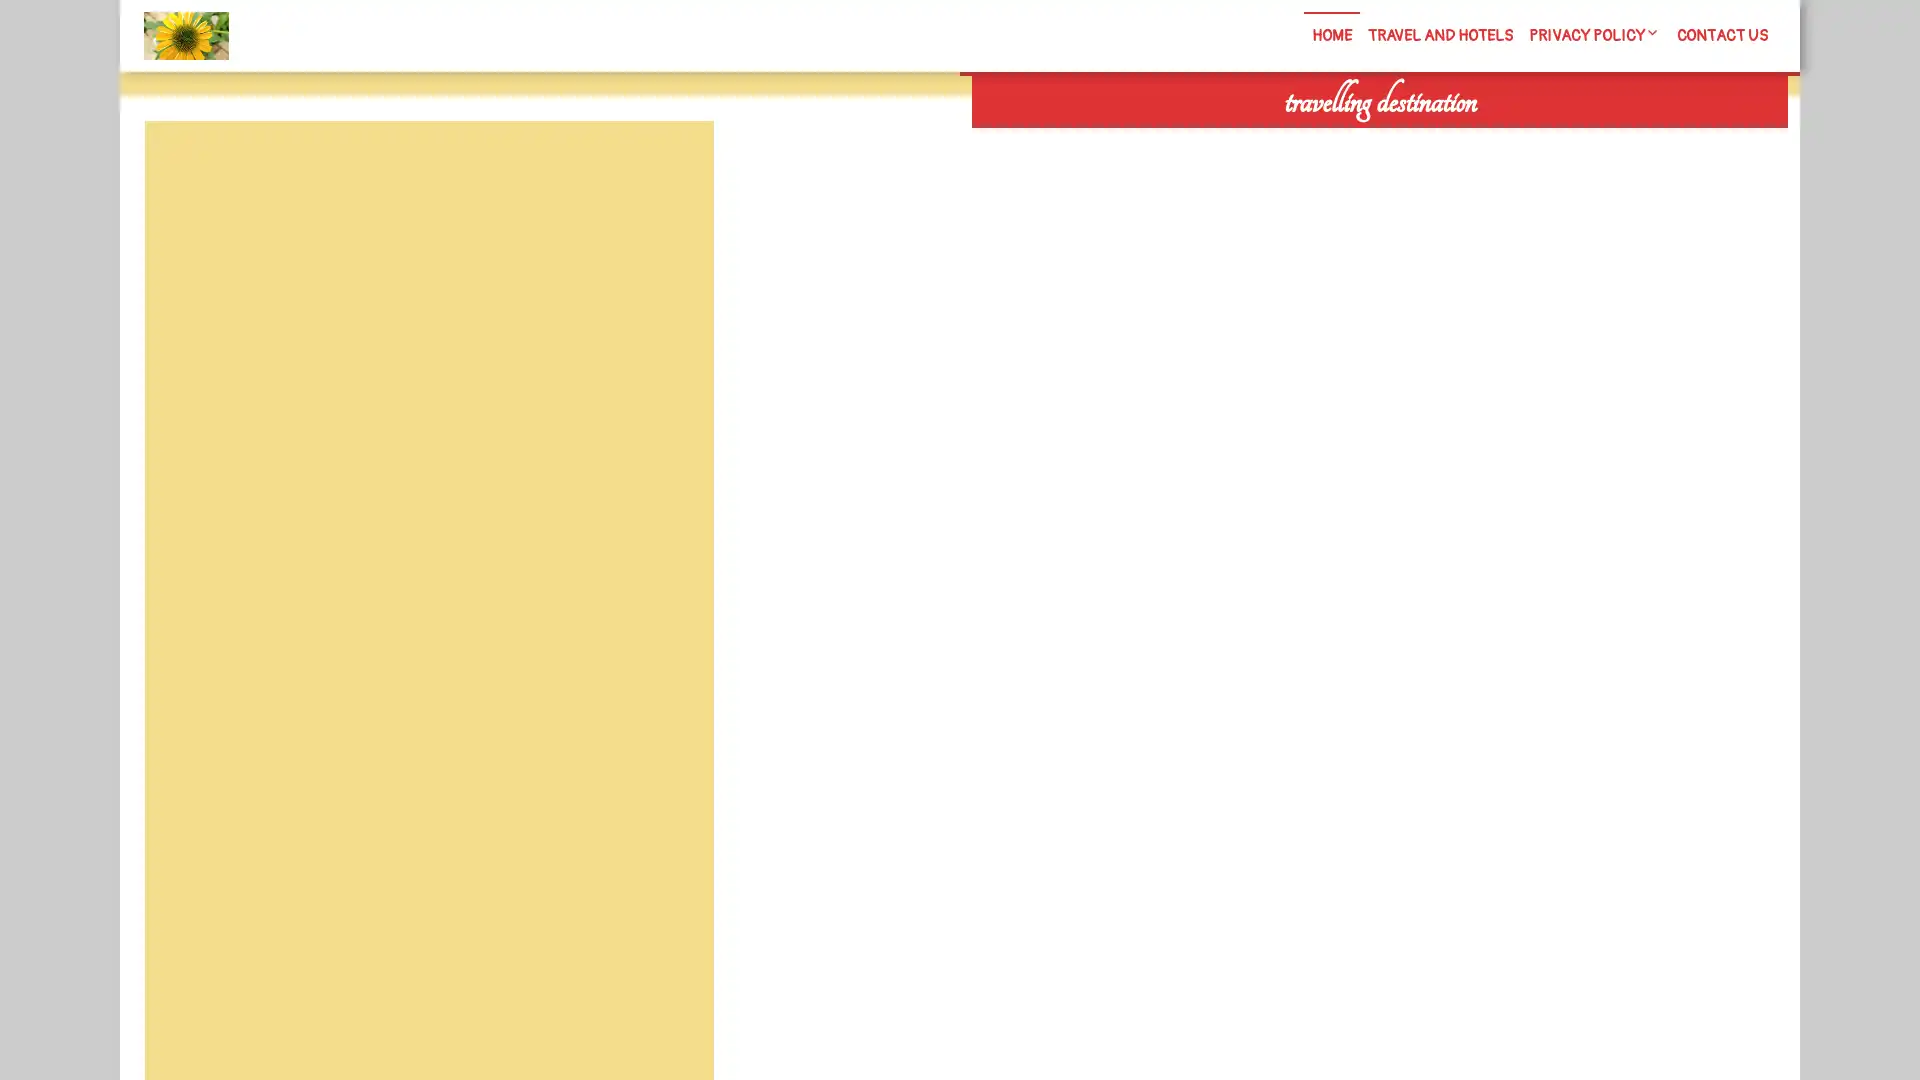  Describe the element at coordinates (1557, 140) in the screenshot. I see `Search` at that location.